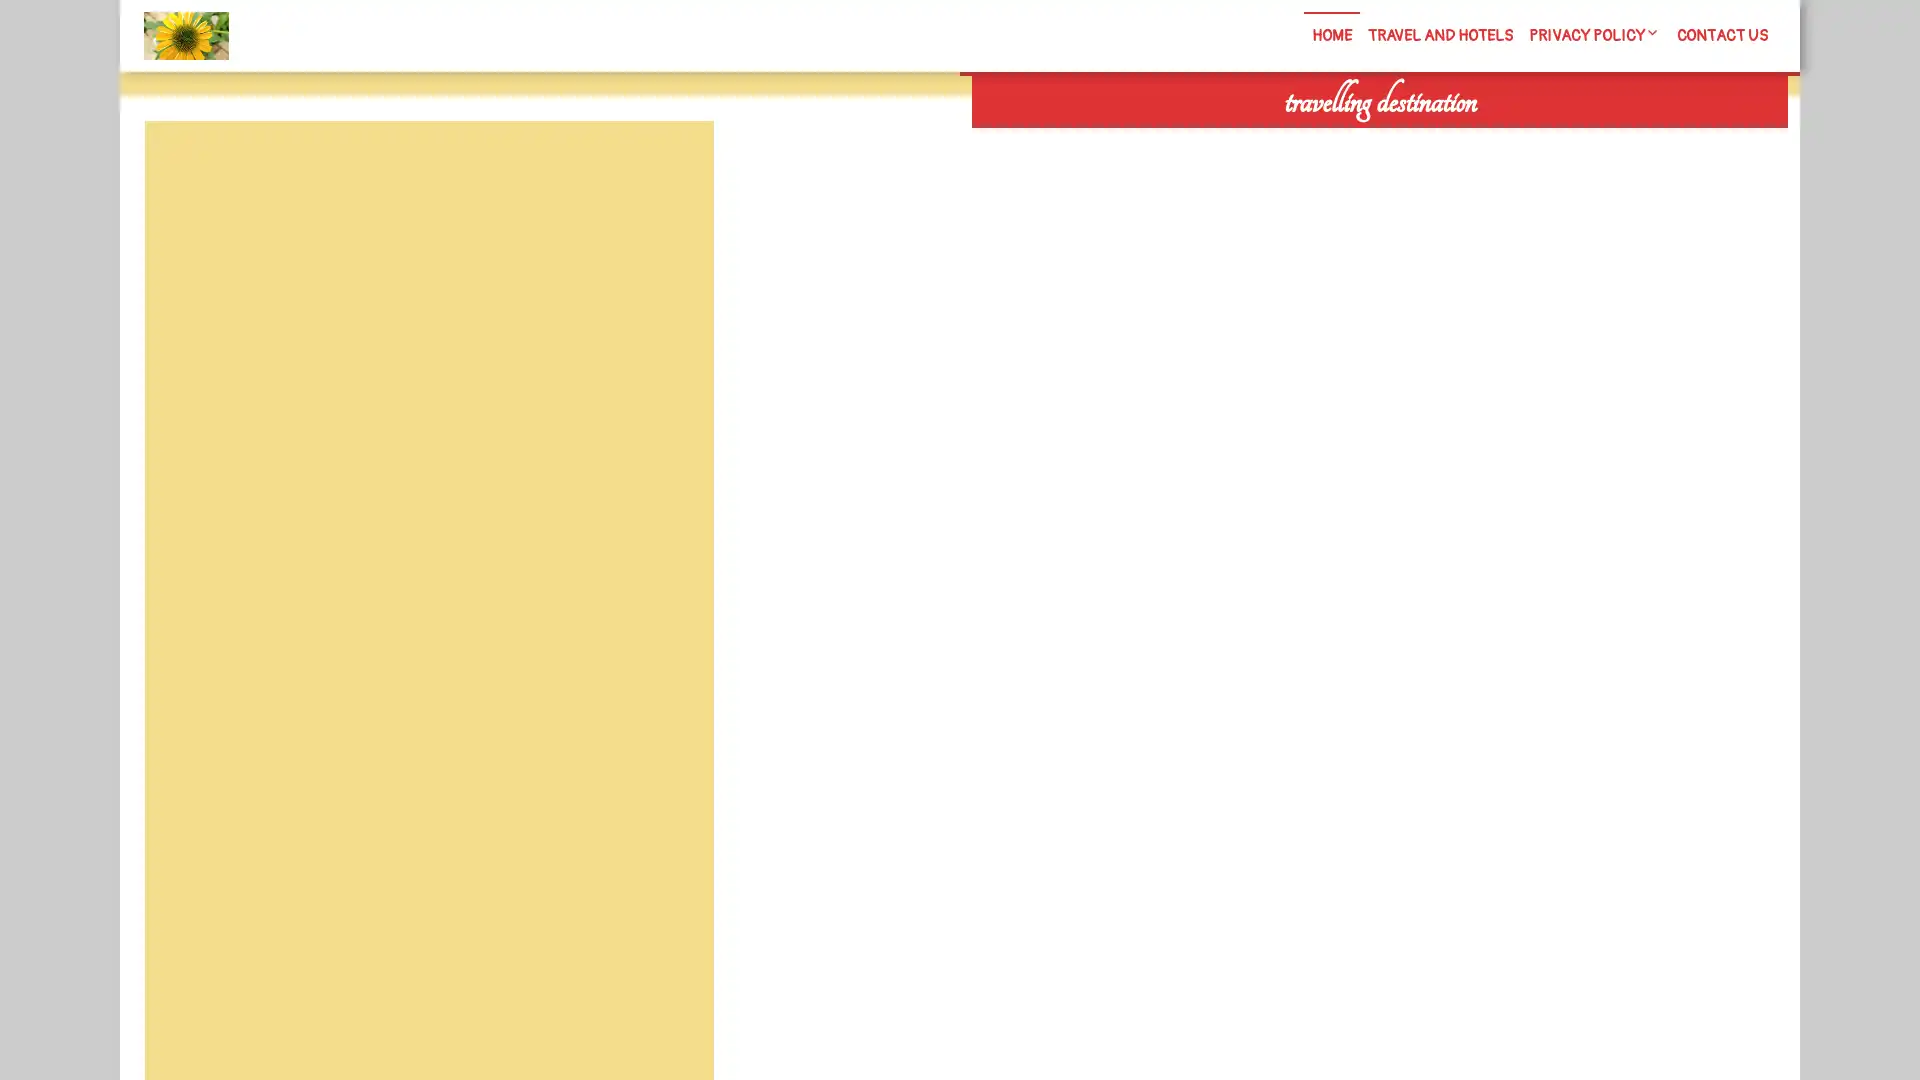  Describe the element at coordinates (1557, 140) in the screenshot. I see `Search` at that location.